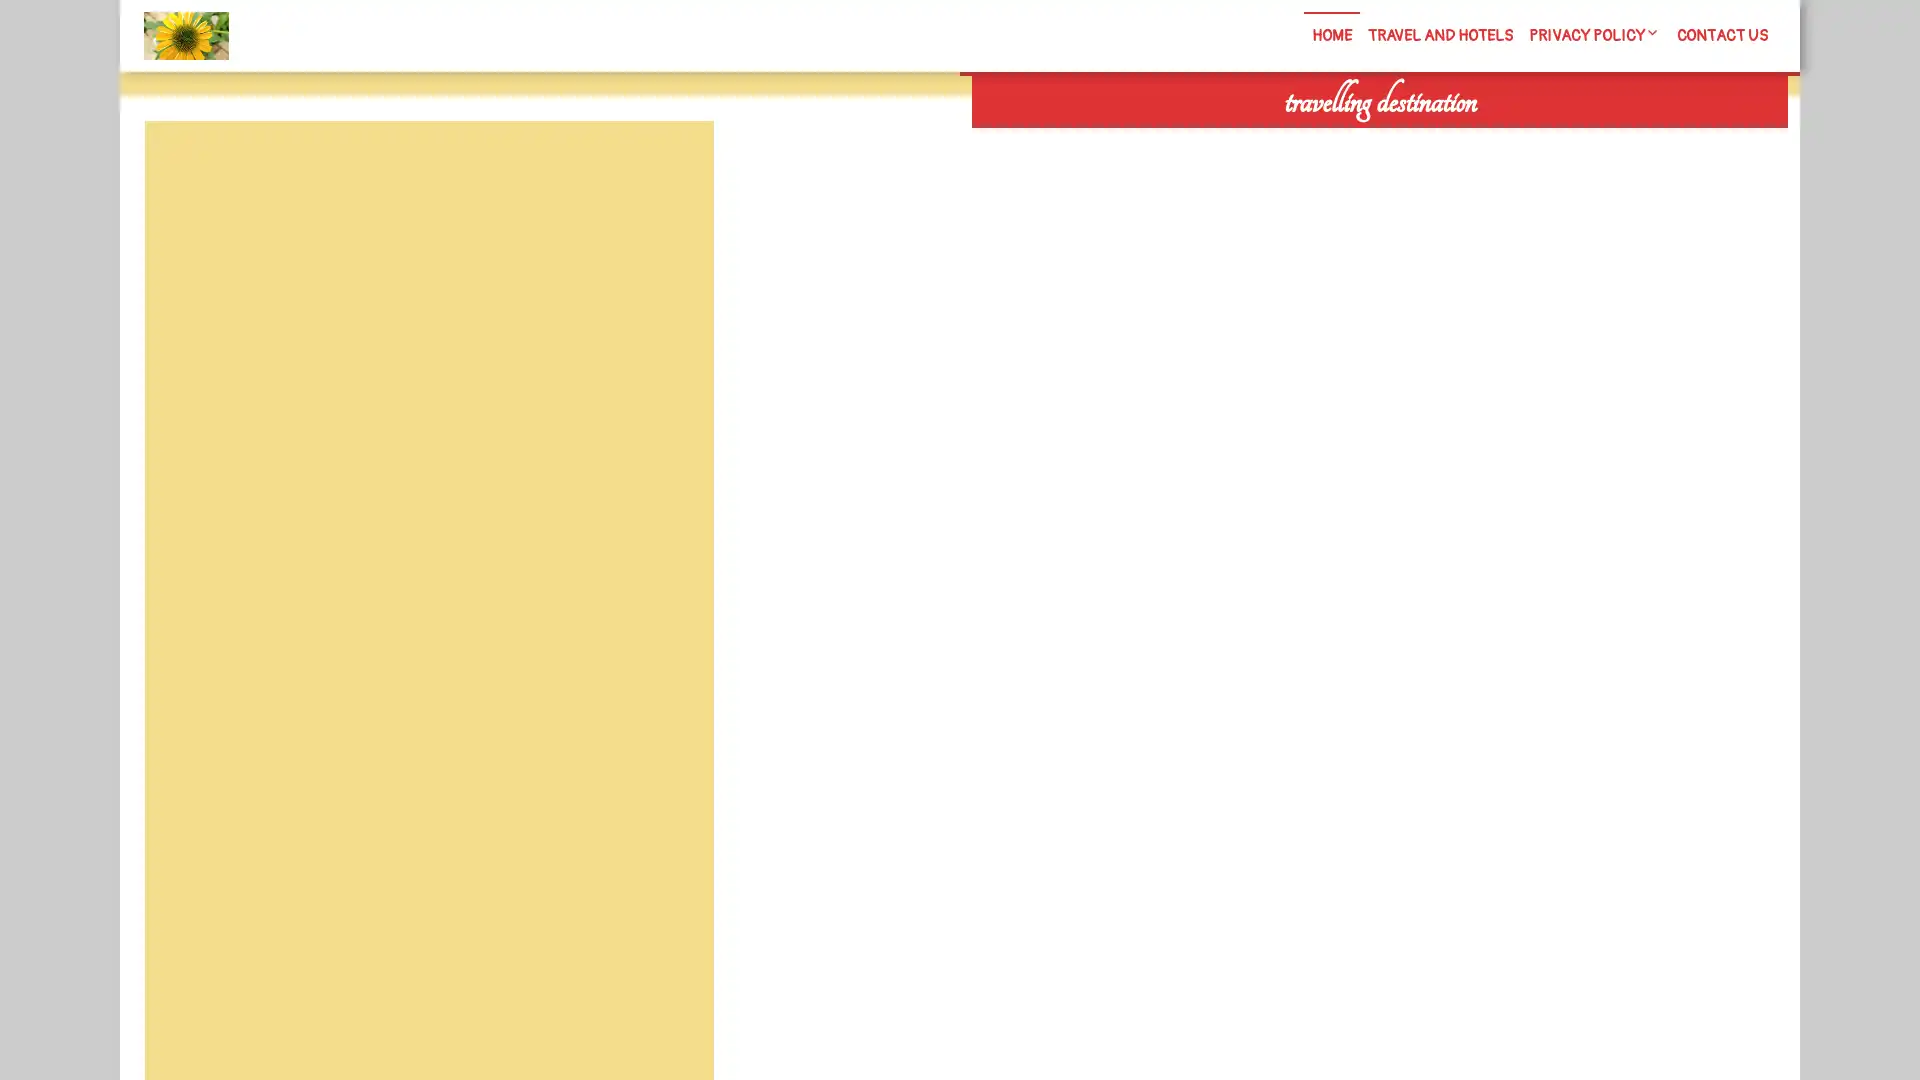  Describe the element at coordinates (1557, 140) in the screenshot. I see `Search` at that location.